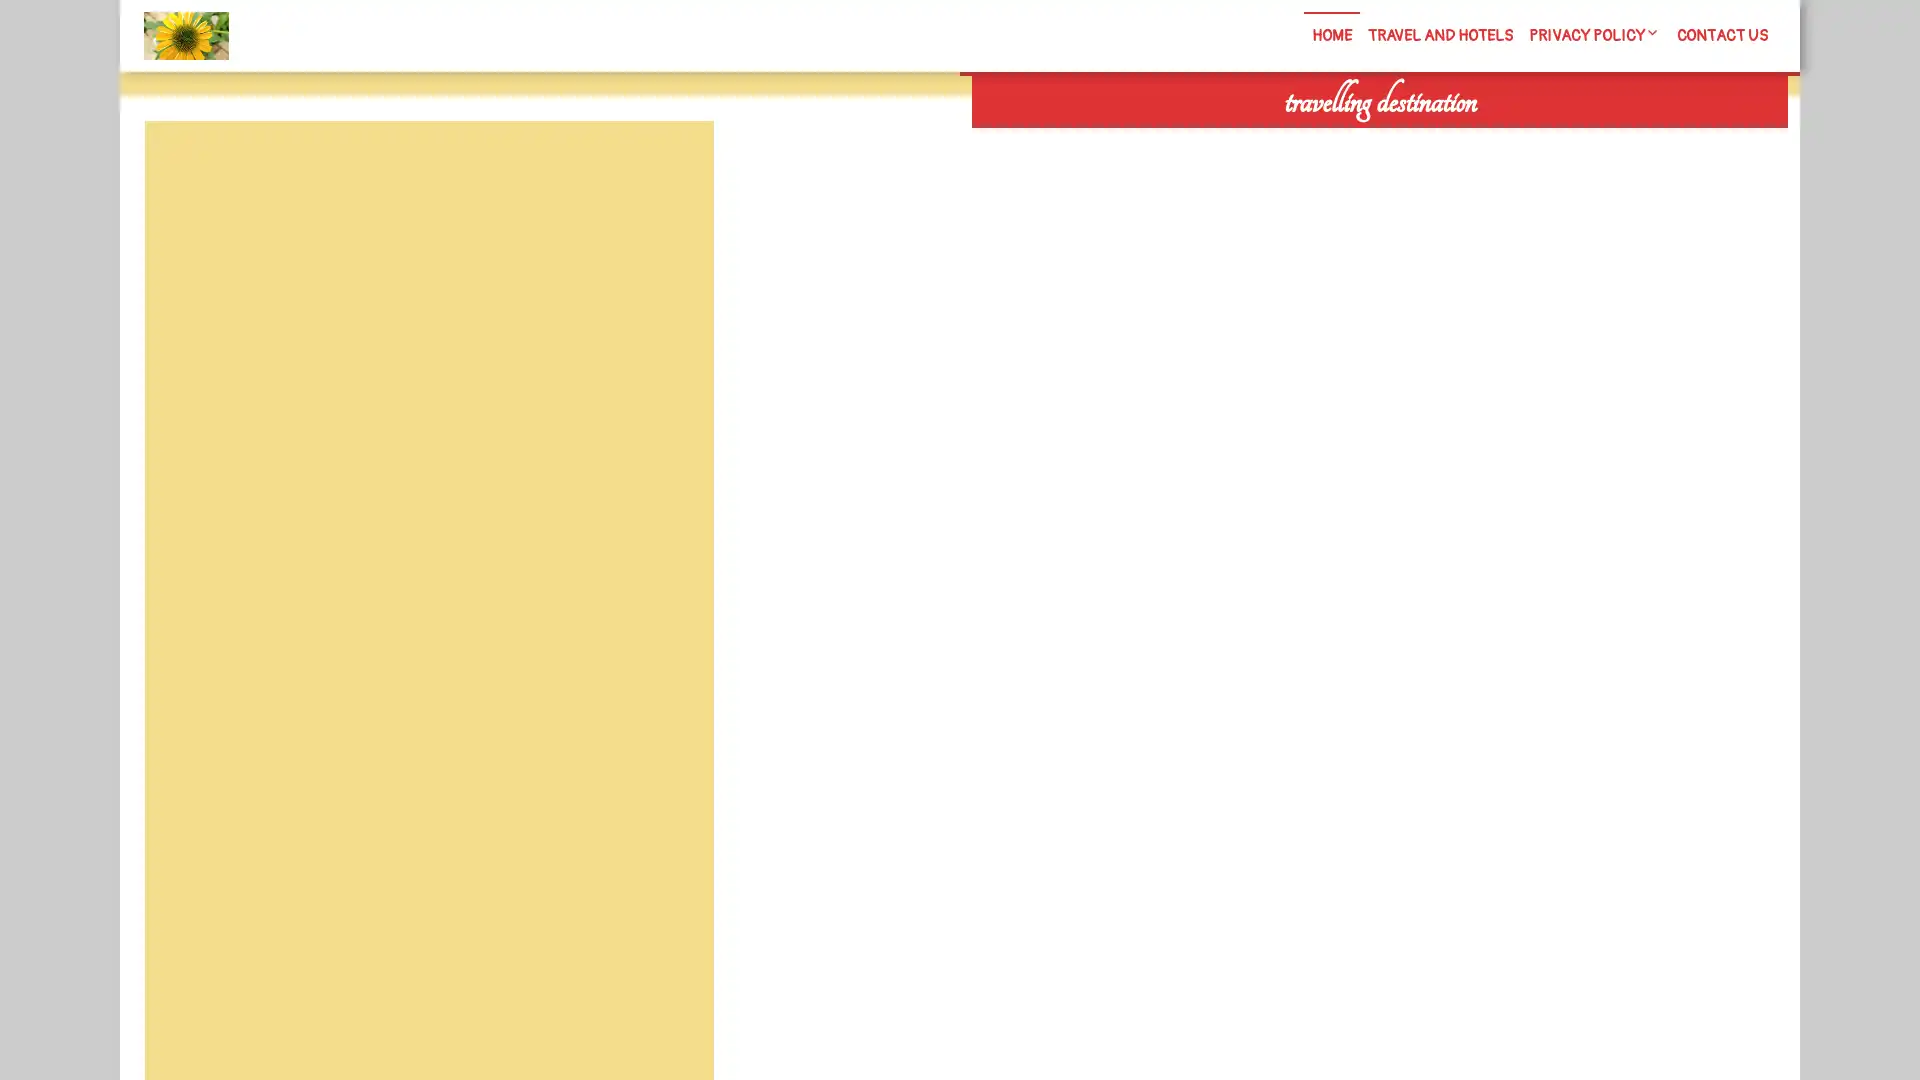  Describe the element at coordinates (1557, 140) in the screenshot. I see `Search` at that location.